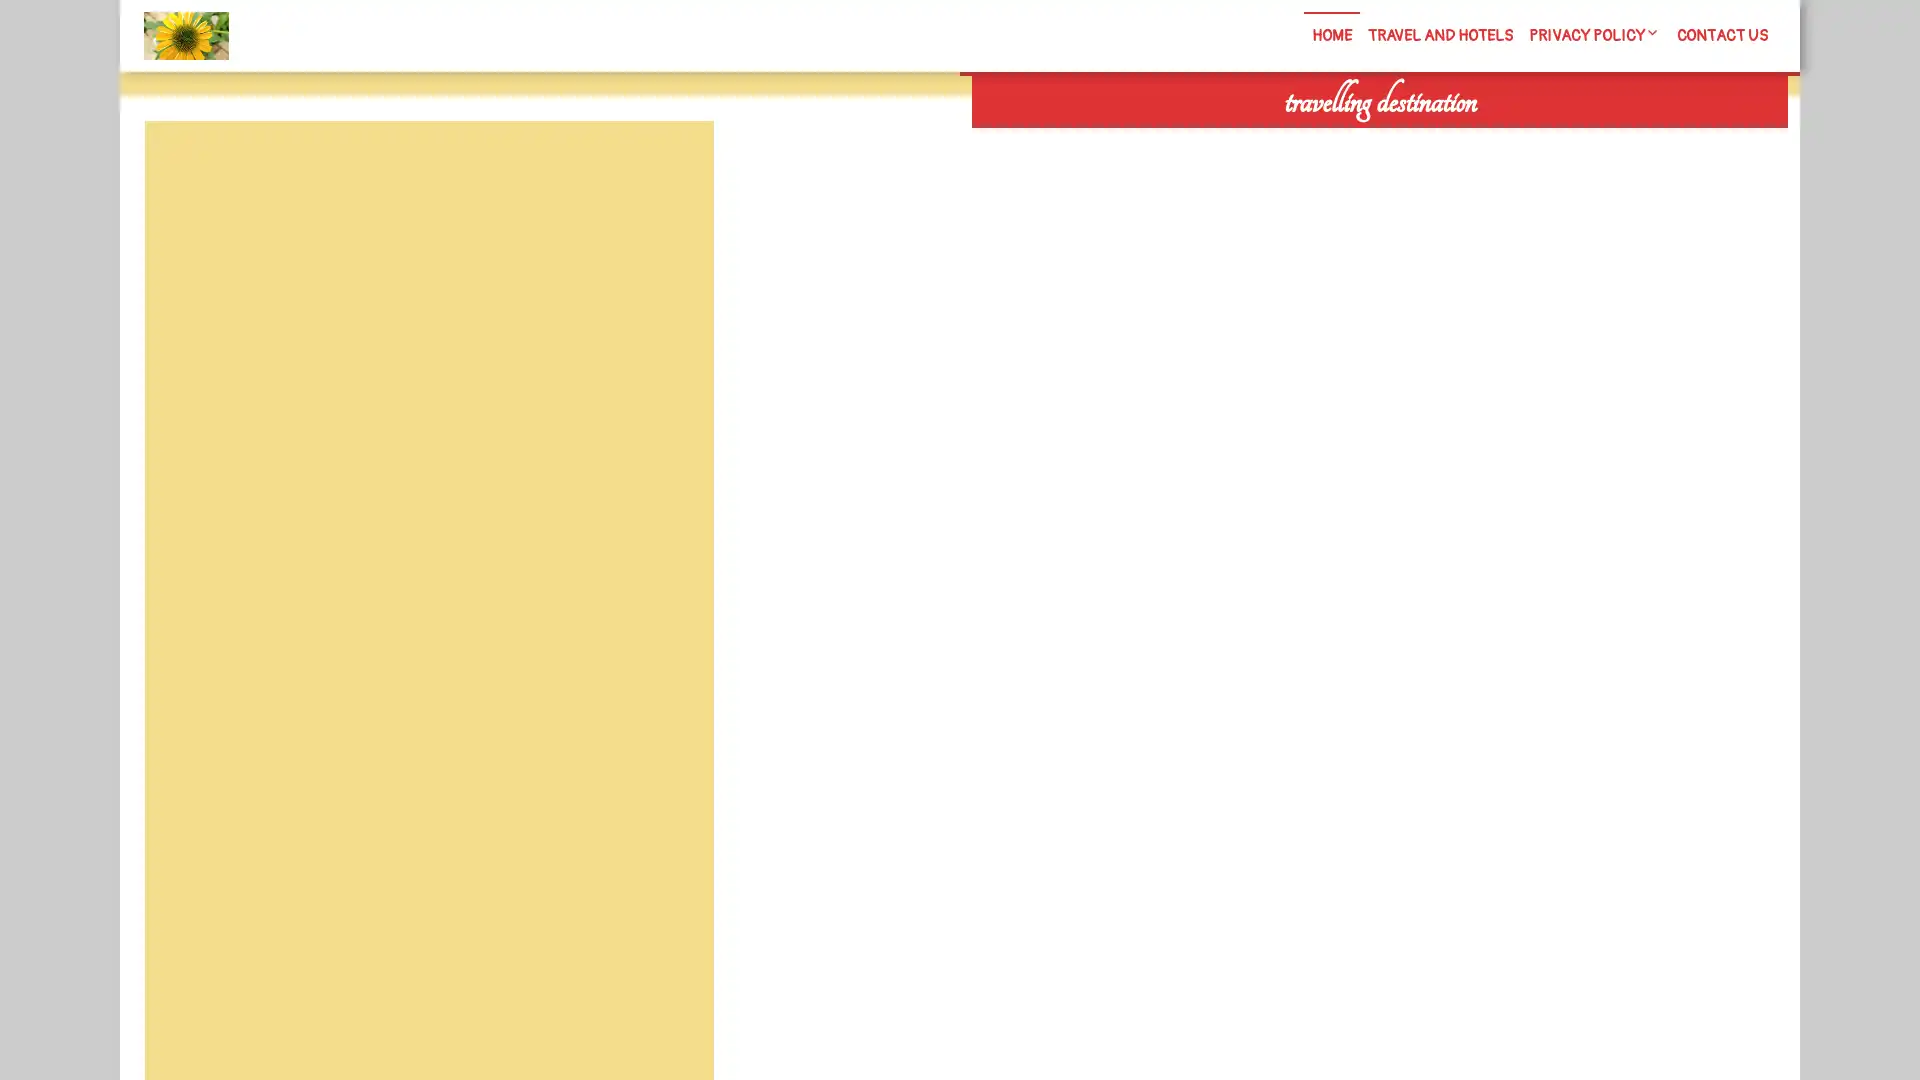  Describe the element at coordinates (1557, 140) in the screenshot. I see `Search` at that location.